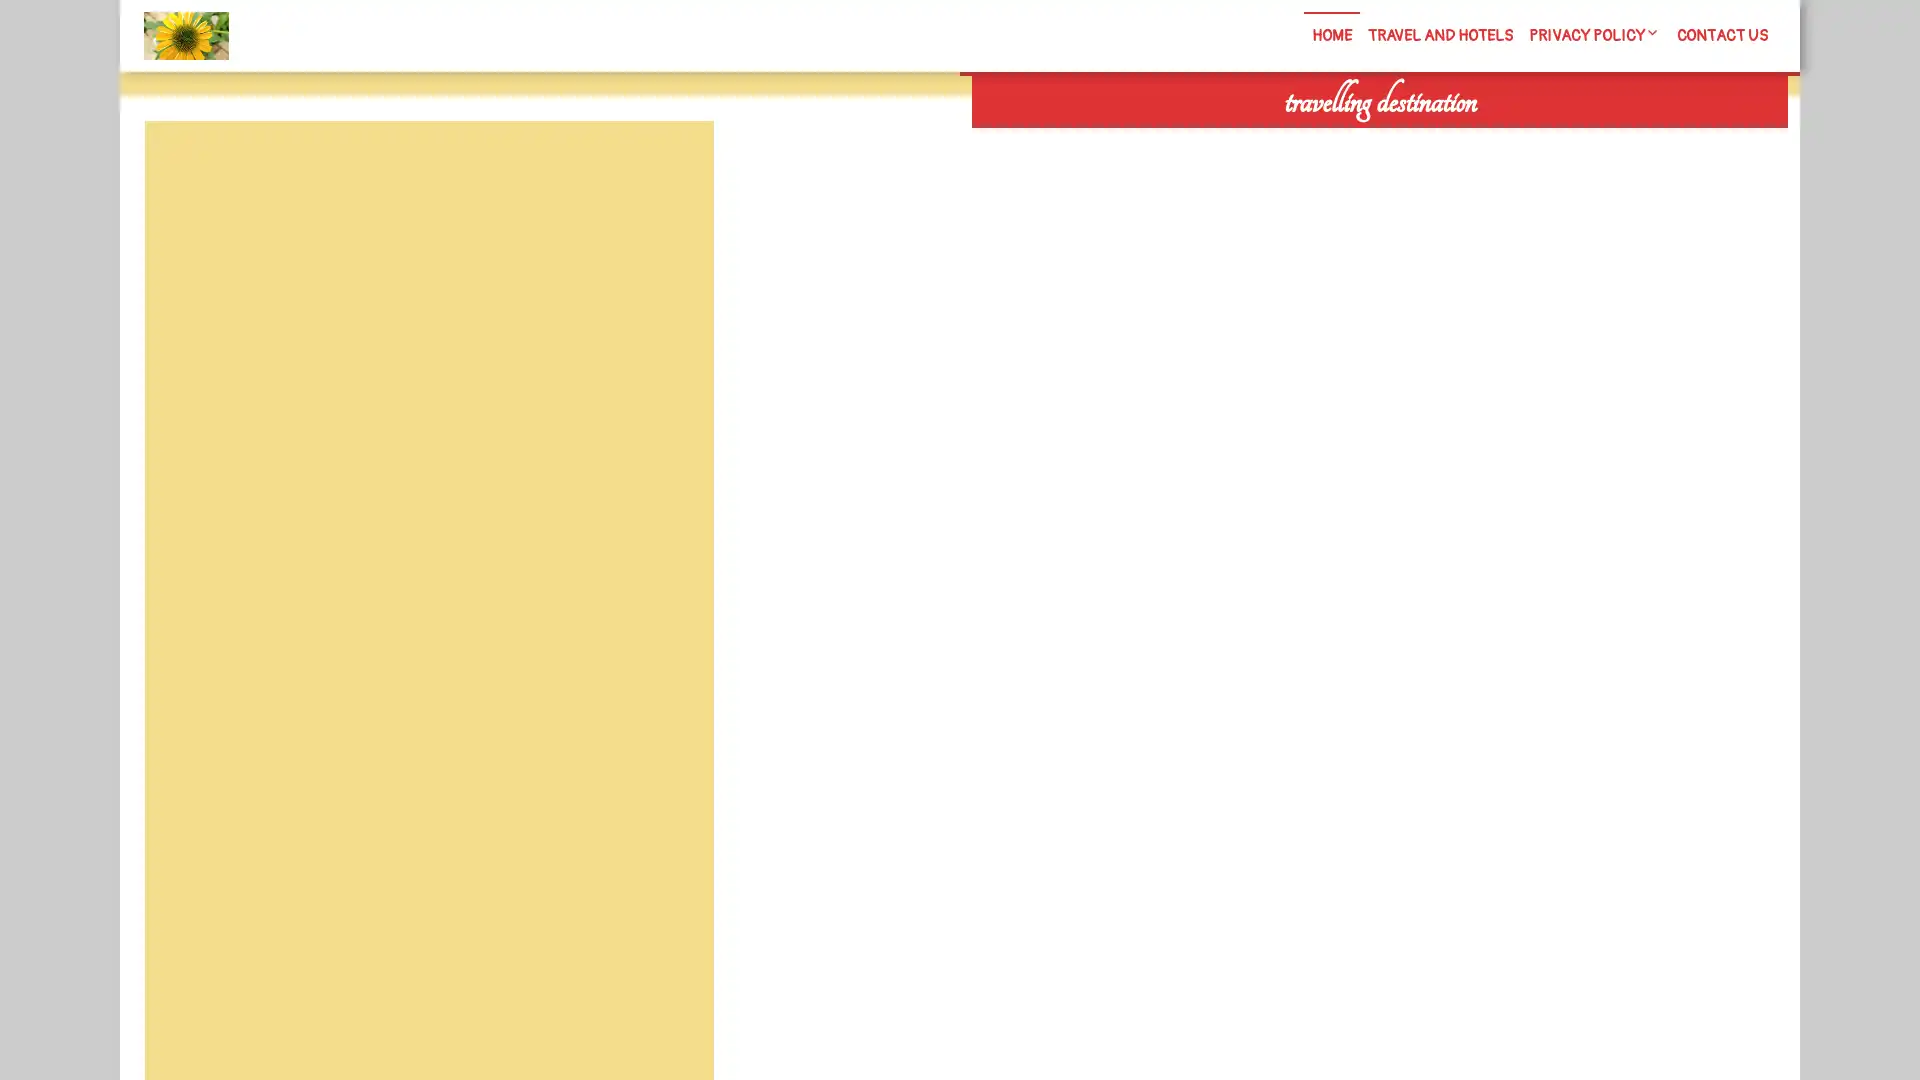  Describe the element at coordinates (1557, 140) in the screenshot. I see `Search` at that location.